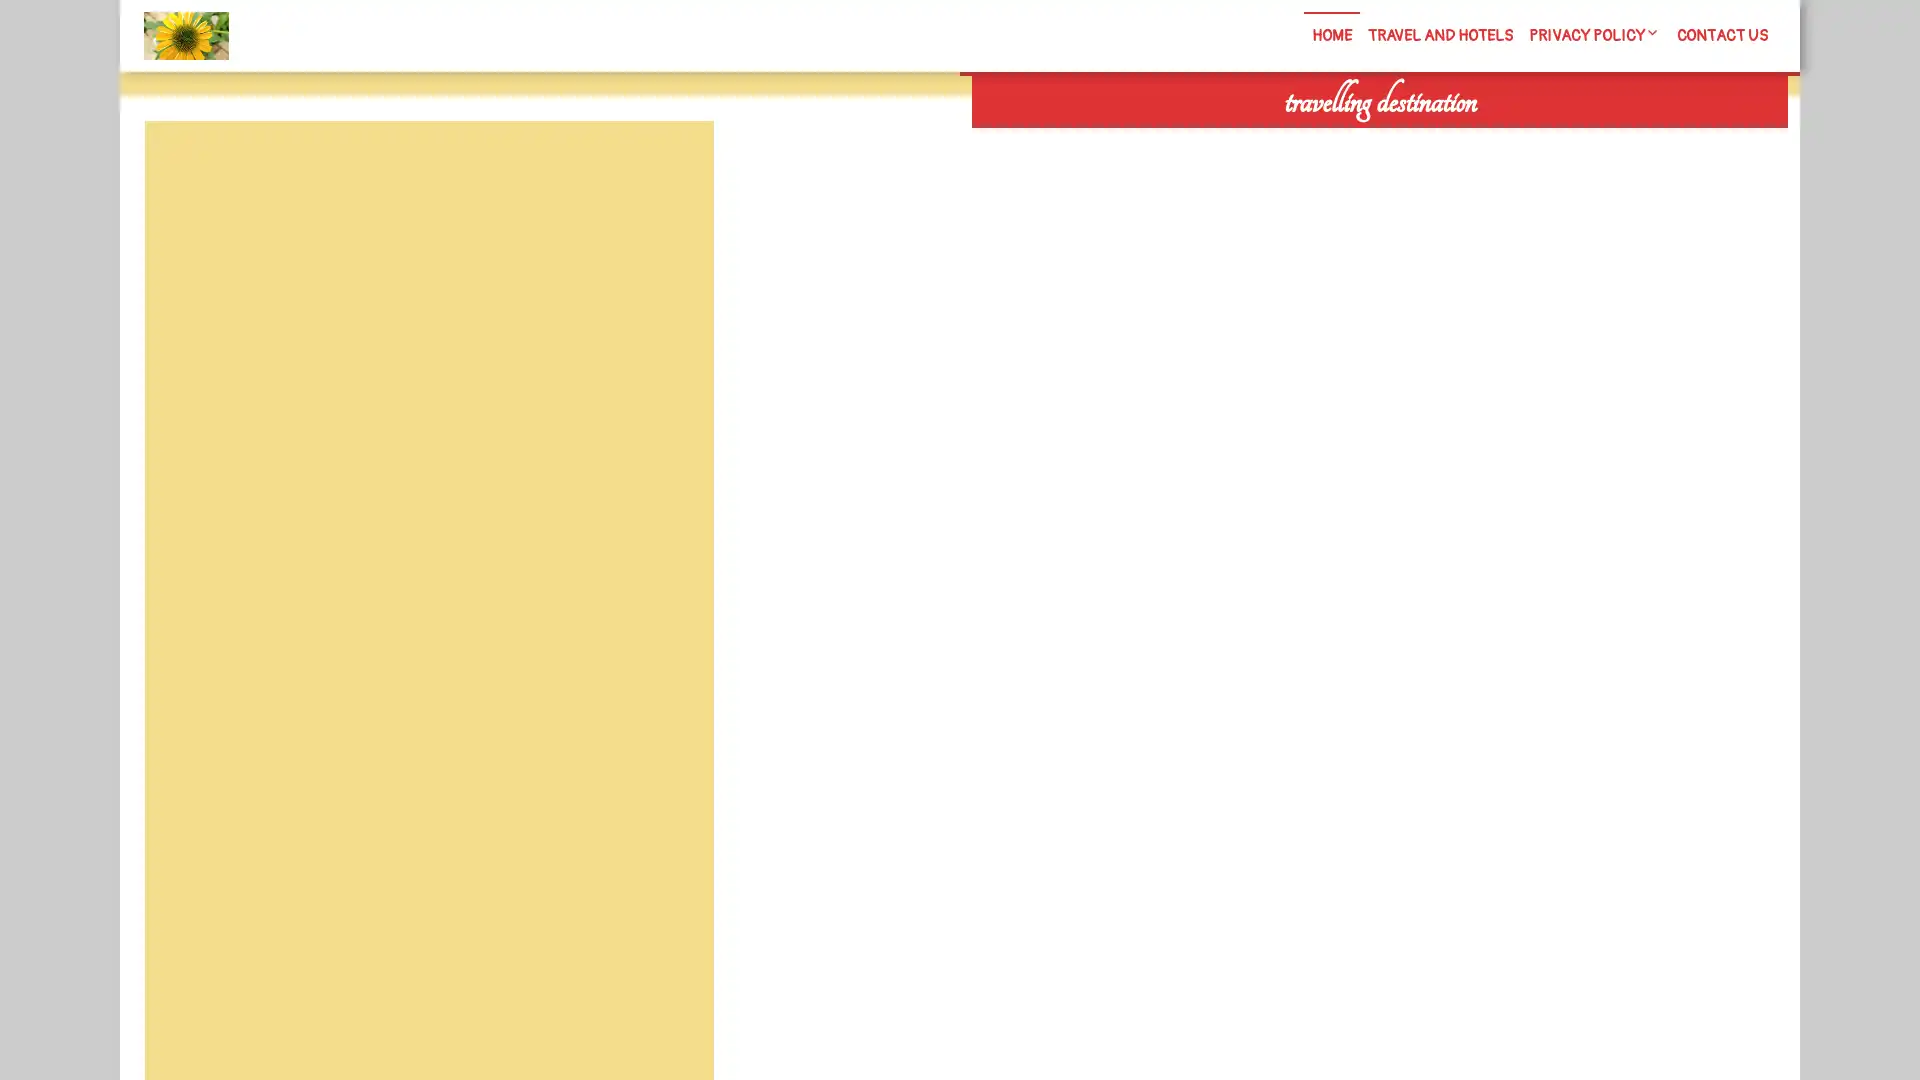  Describe the element at coordinates (1557, 140) in the screenshot. I see `Search` at that location.